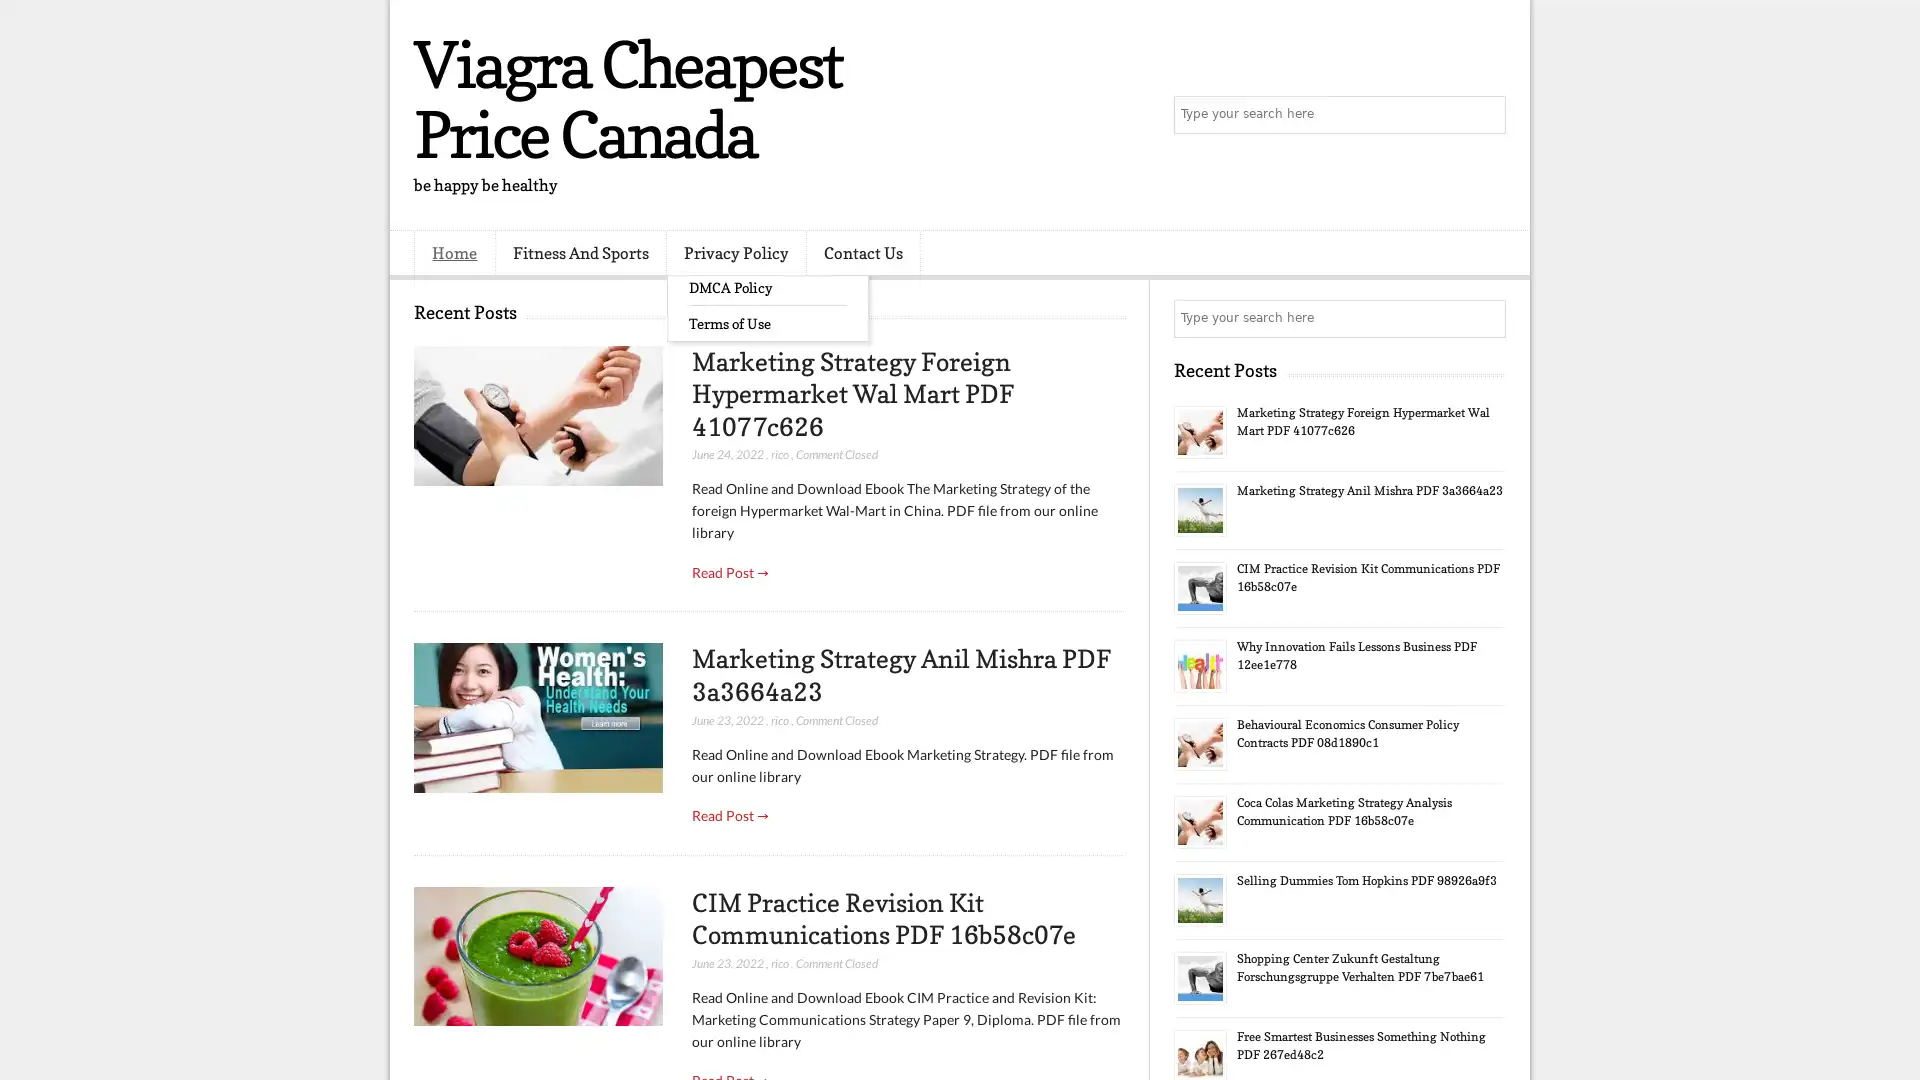  What do you see at coordinates (1485, 115) in the screenshot?
I see `Search` at bounding box center [1485, 115].